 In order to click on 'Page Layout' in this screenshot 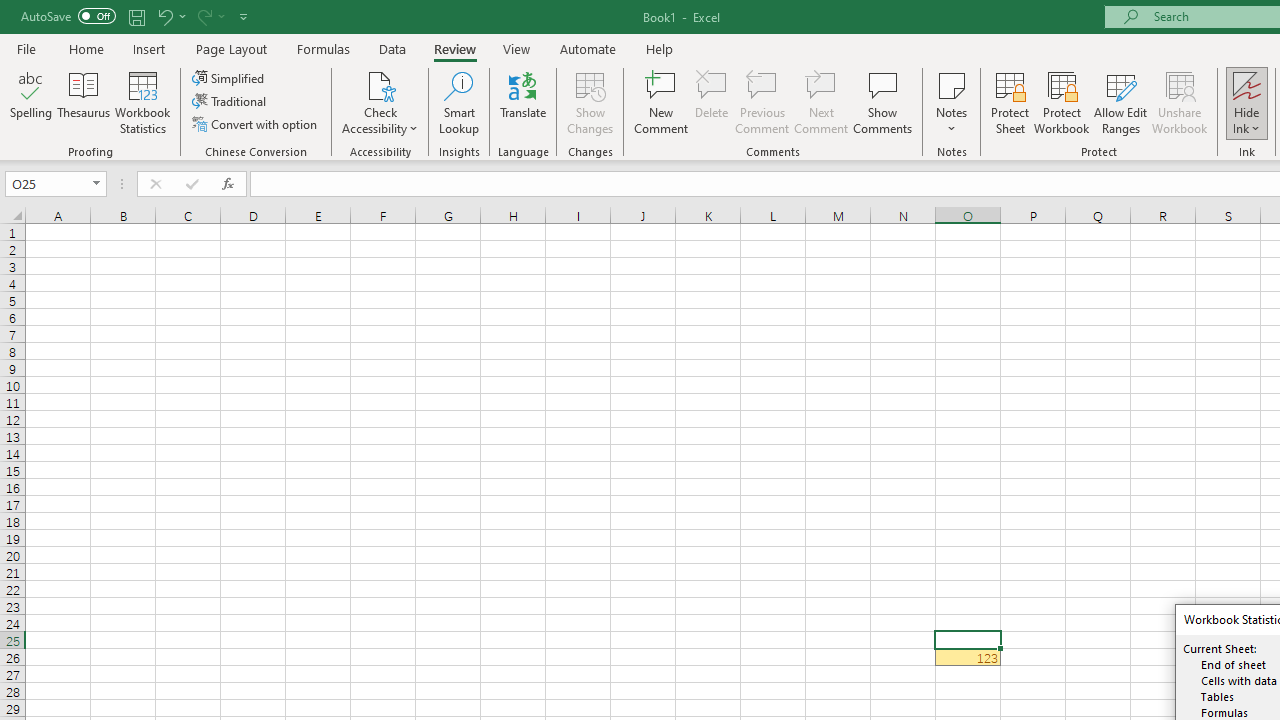, I will do `click(231, 48)`.